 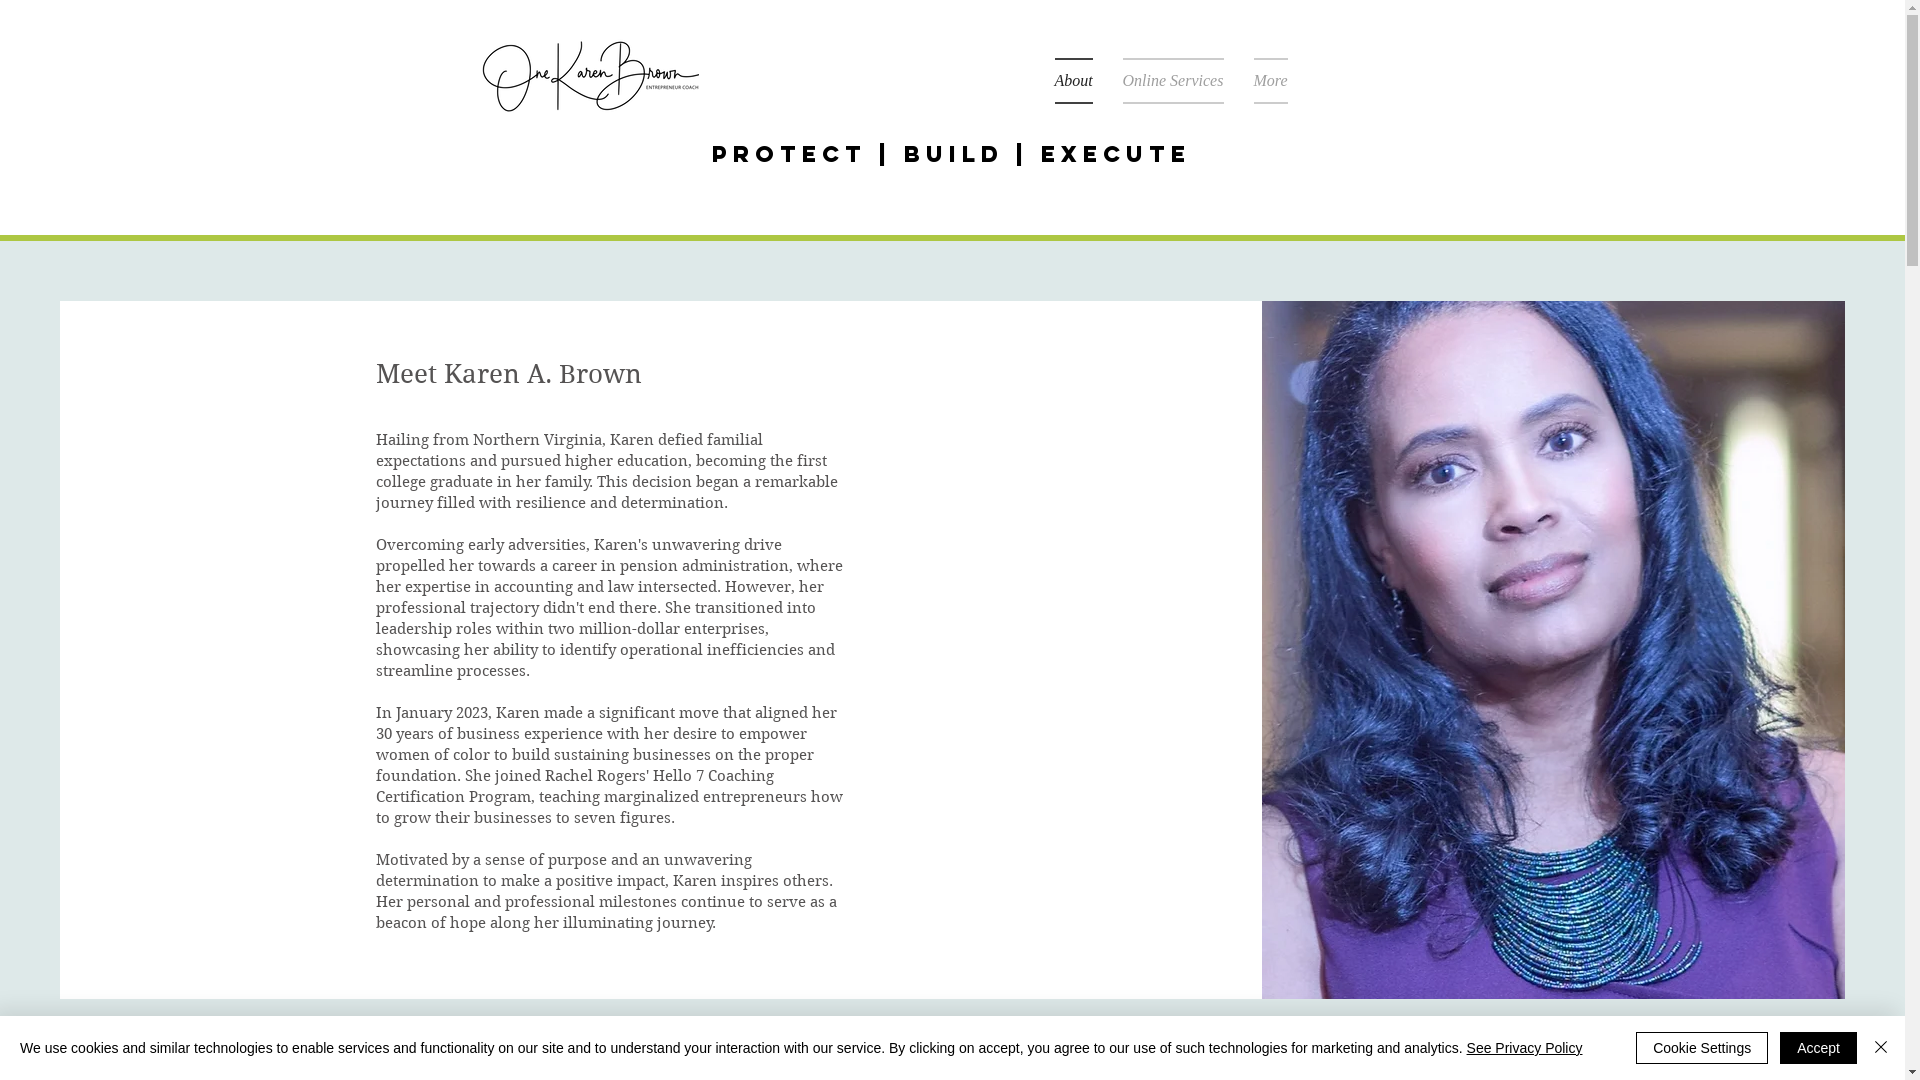 What do you see at coordinates (1107, 80) in the screenshot?
I see `'Online Services'` at bounding box center [1107, 80].